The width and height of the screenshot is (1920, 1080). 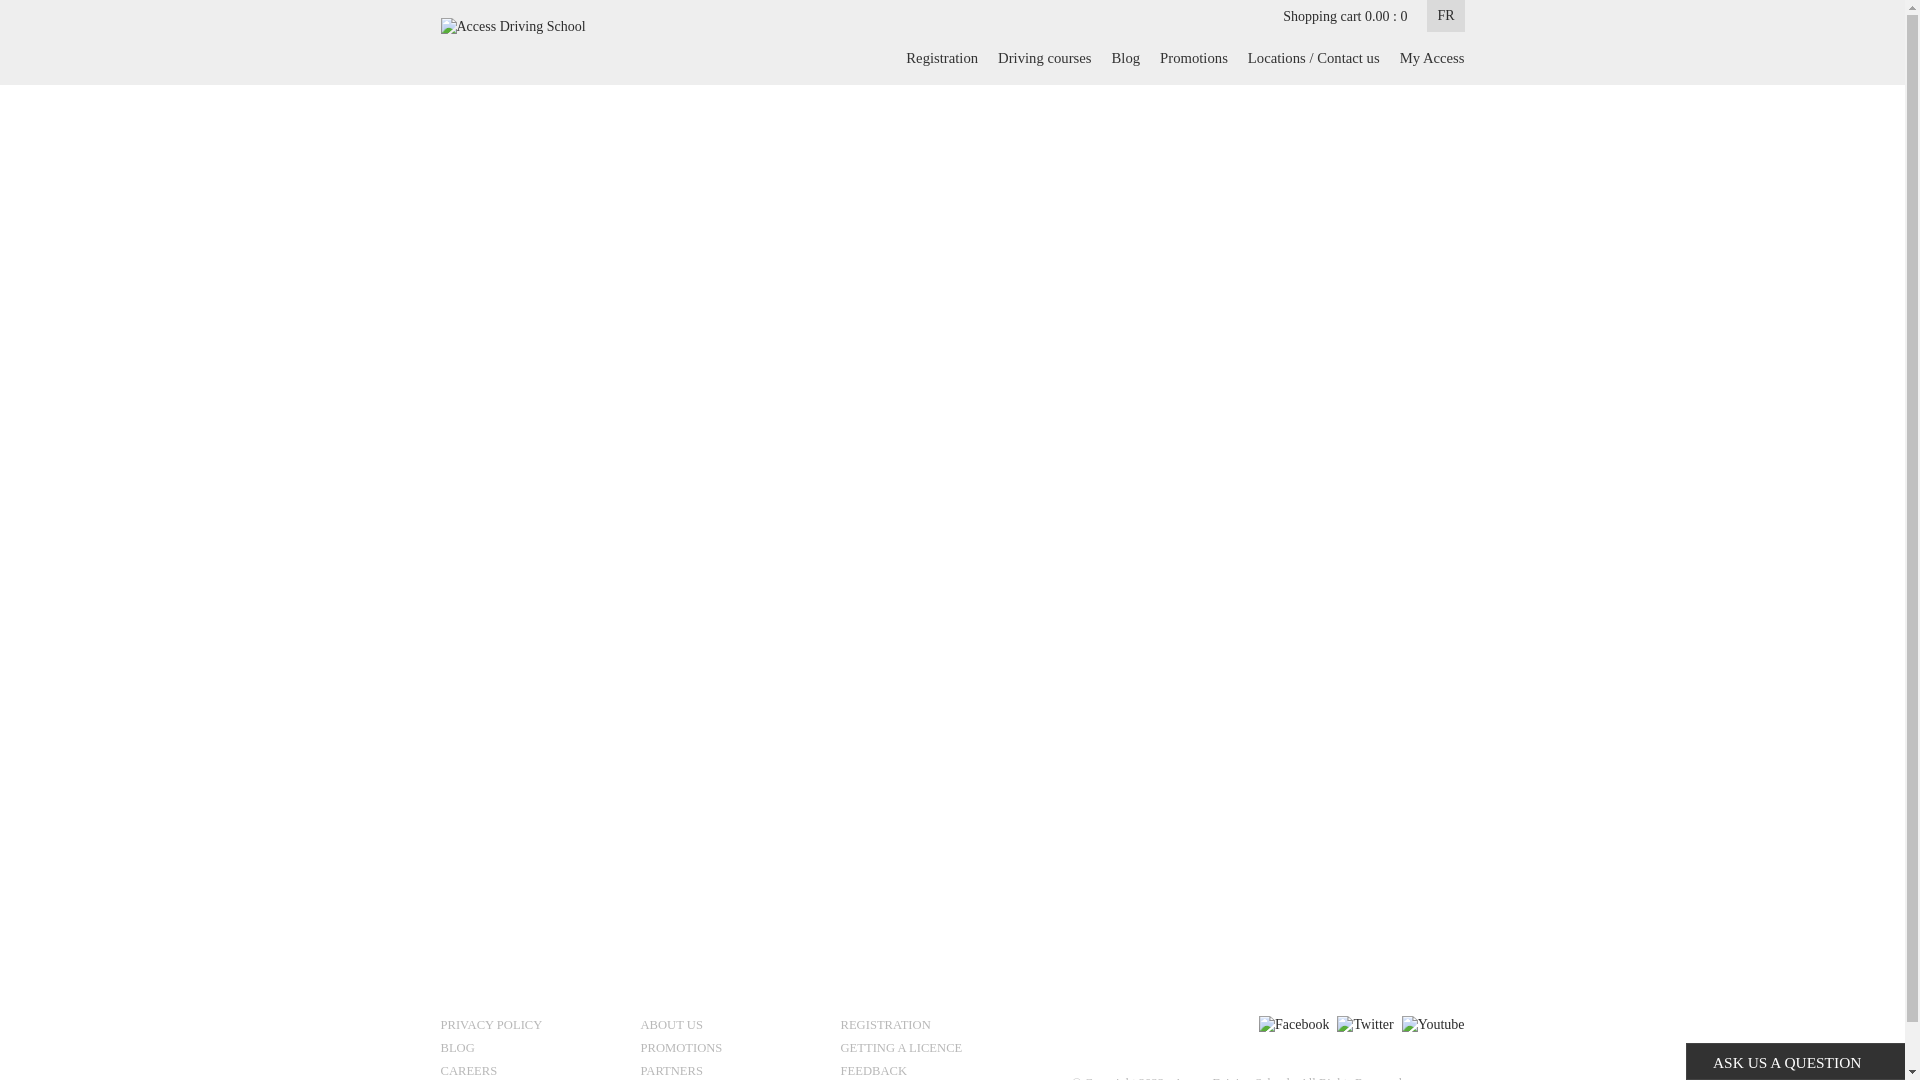 What do you see at coordinates (988, 56) in the screenshot?
I see `'Driving courses'` at bounding box center [988, 56].